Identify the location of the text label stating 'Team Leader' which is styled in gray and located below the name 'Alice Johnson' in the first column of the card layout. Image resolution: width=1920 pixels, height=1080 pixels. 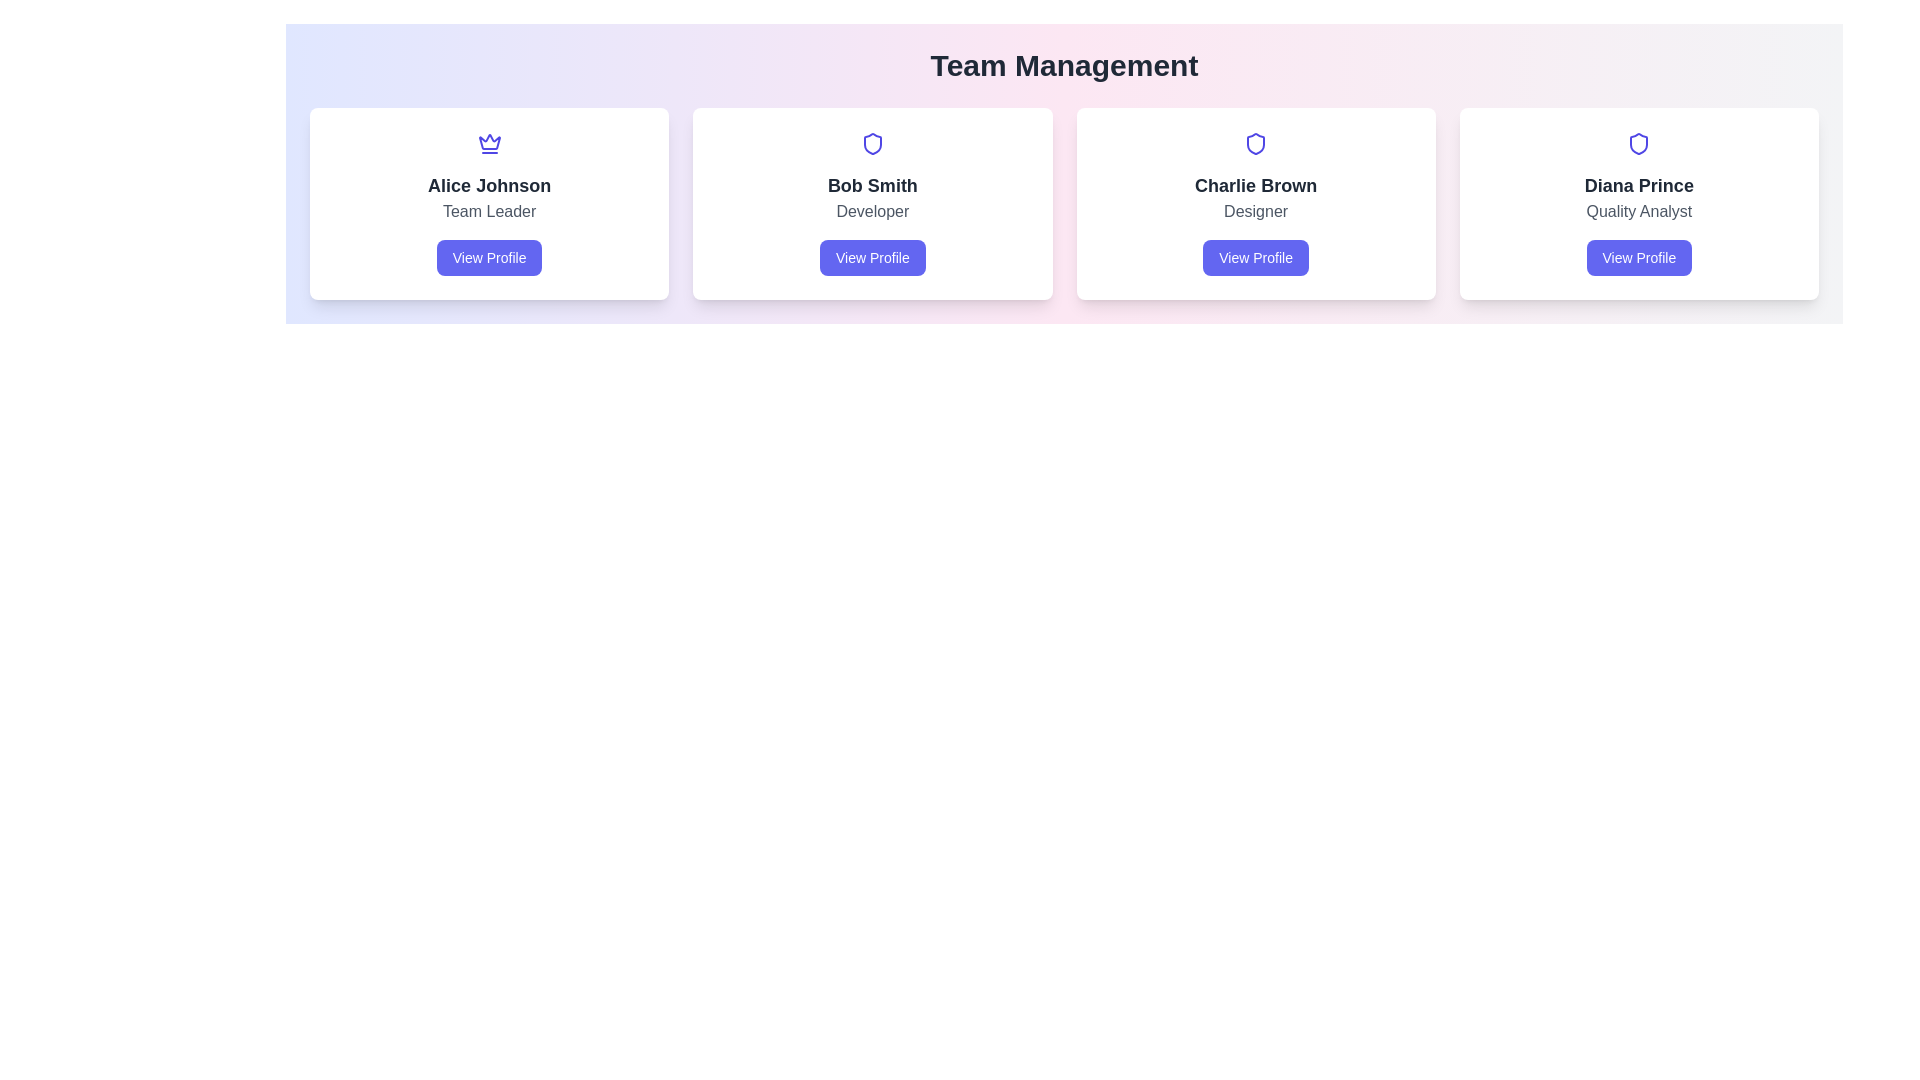
(489, 212).